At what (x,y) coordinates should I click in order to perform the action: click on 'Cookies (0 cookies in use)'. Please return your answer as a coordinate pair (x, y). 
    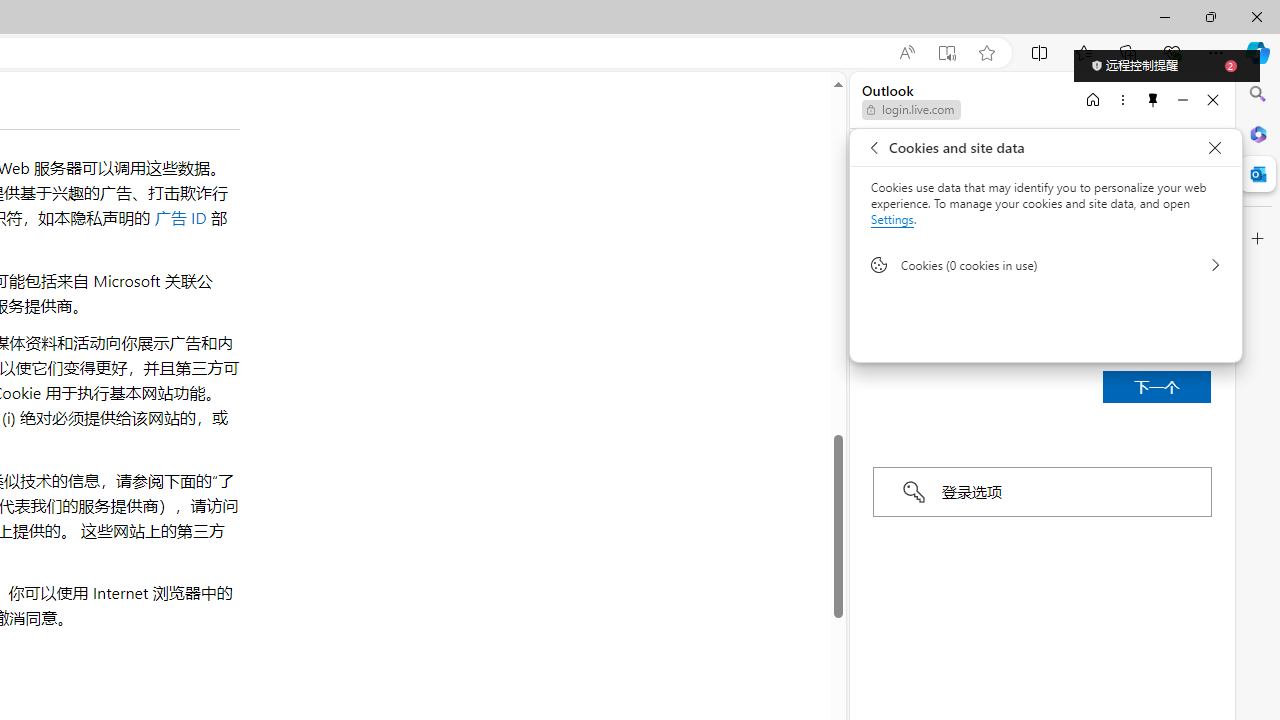
    Looking at the image, I should click on (1045, 263).